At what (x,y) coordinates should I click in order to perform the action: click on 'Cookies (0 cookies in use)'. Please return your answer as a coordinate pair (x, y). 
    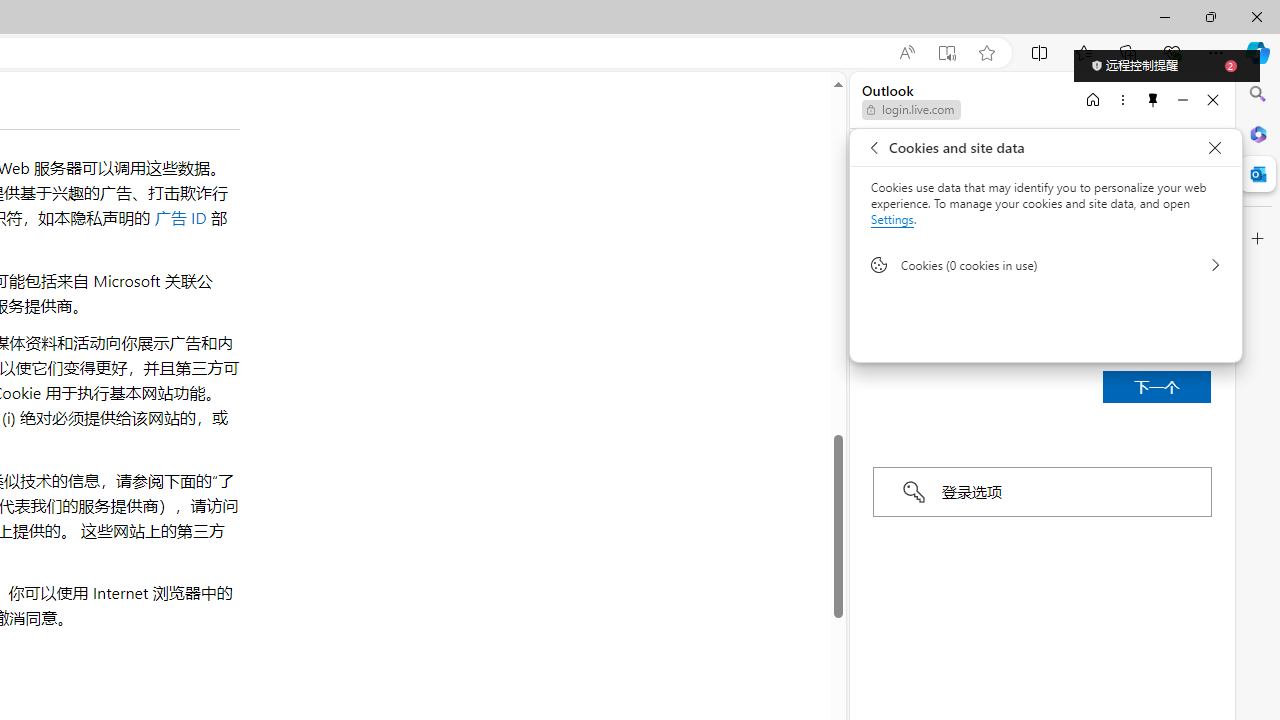
    Looking at the image, I should click on (1045, 263).